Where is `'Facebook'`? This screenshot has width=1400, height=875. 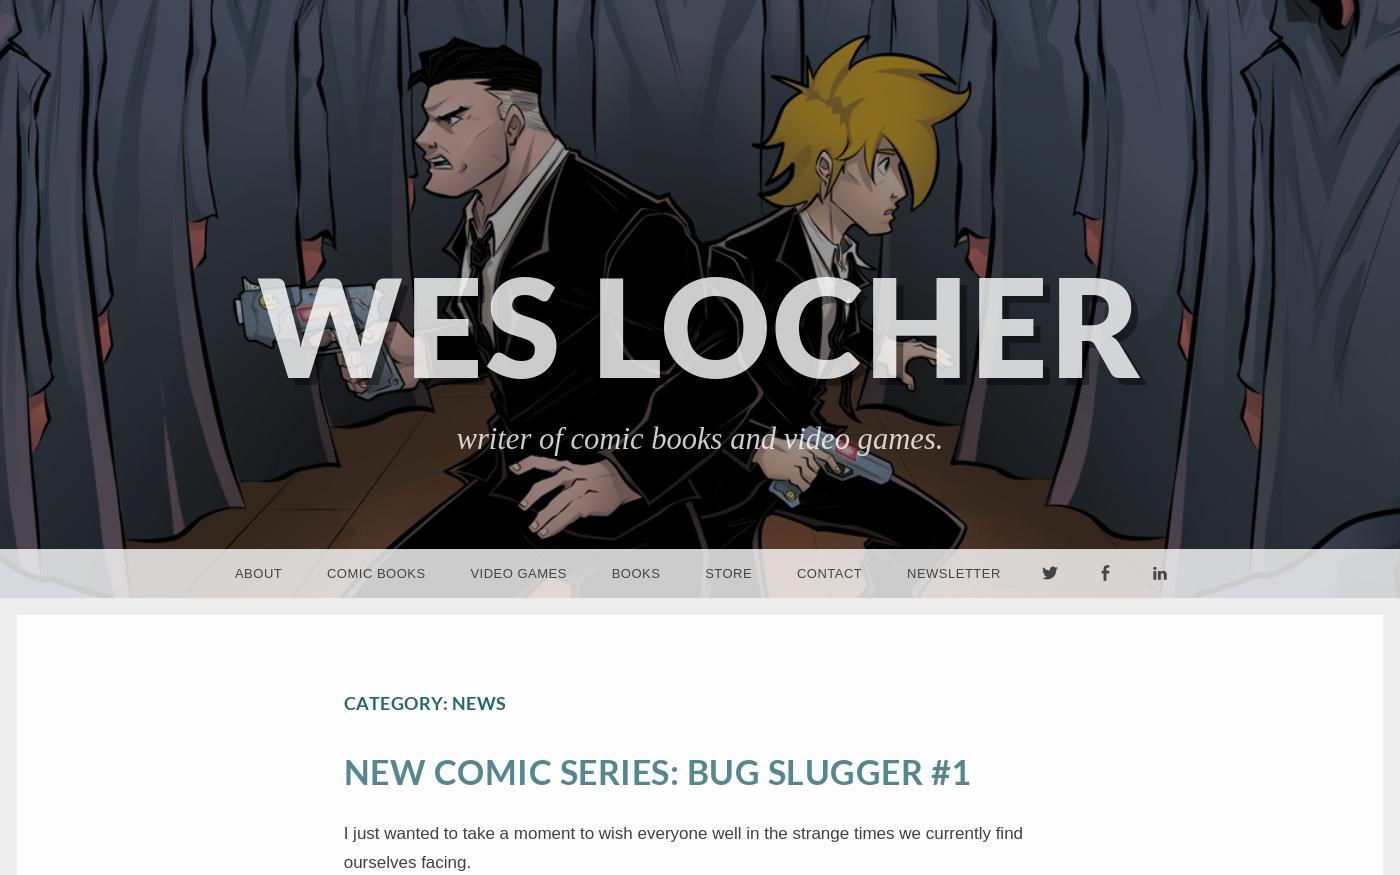 'Facebook' is located at coordinates (1105, 623).